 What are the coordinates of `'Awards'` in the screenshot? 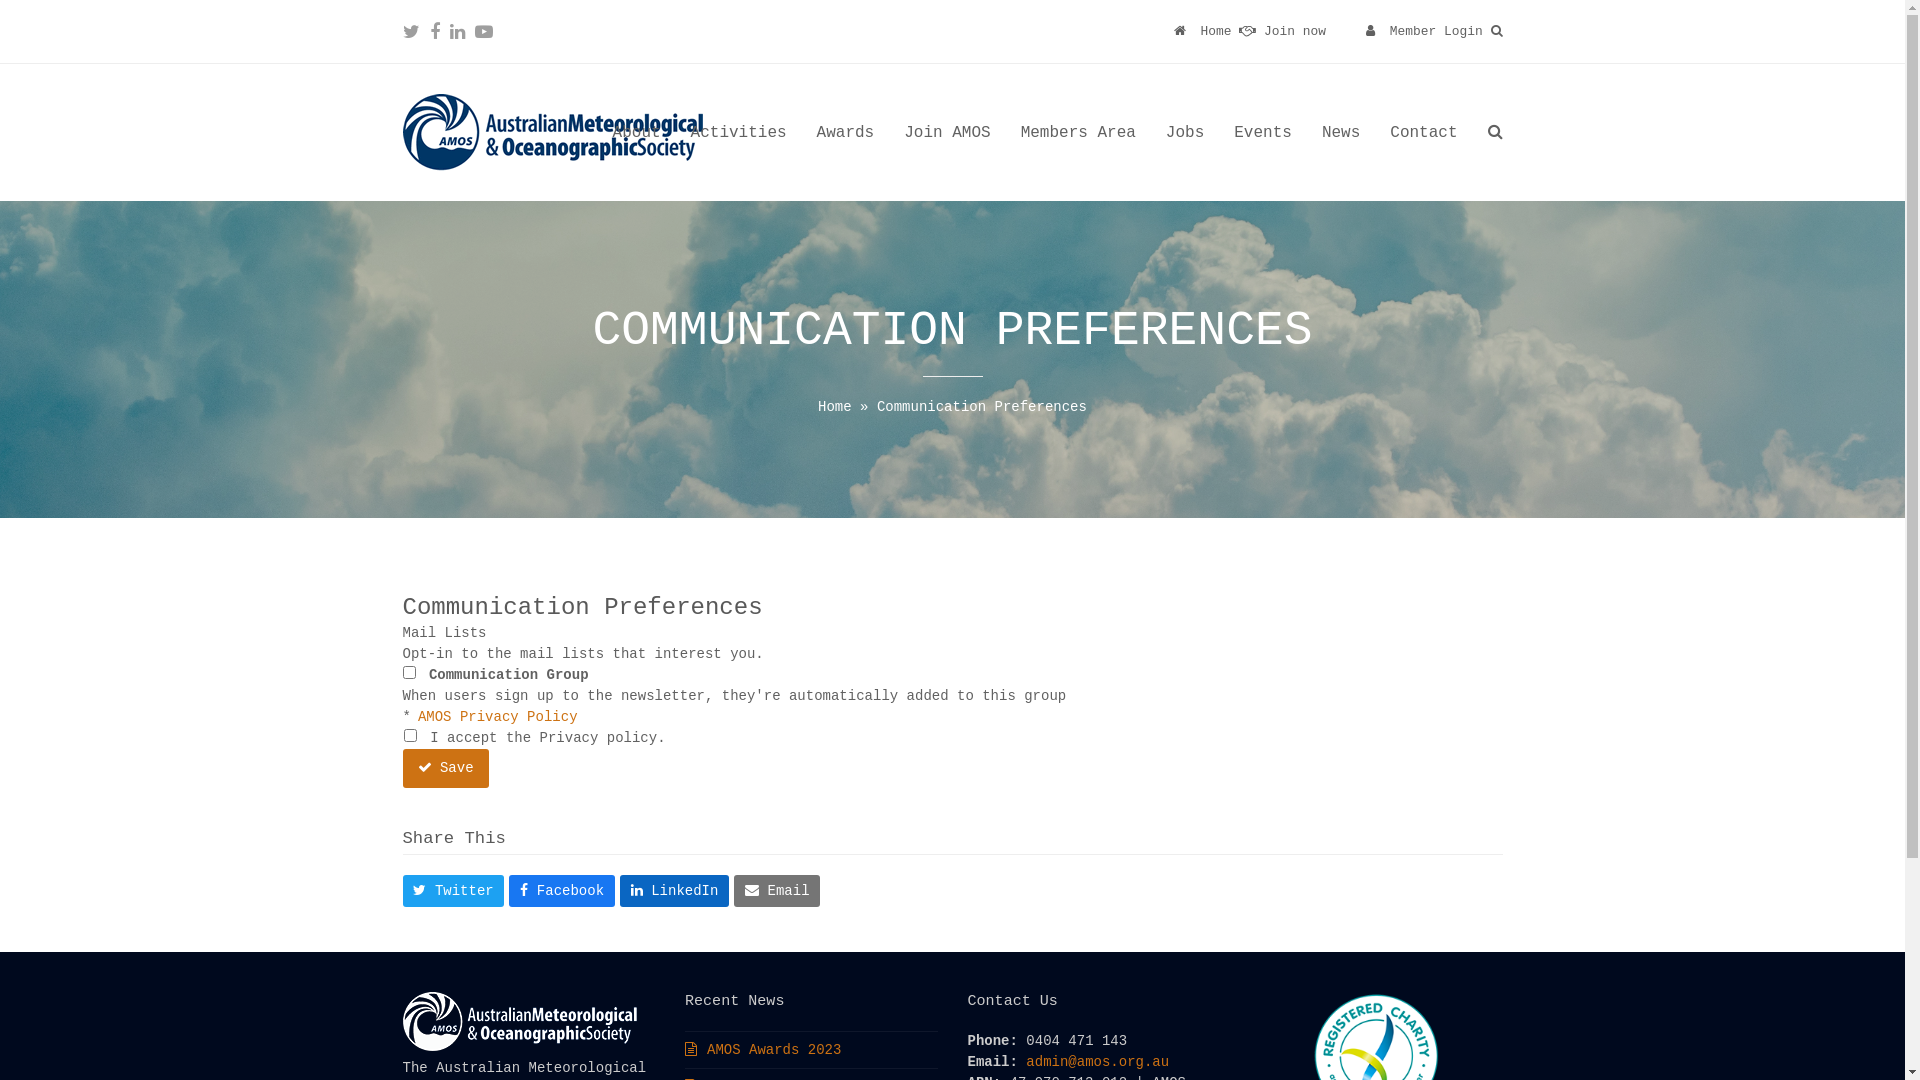 It's located at (845, 132).